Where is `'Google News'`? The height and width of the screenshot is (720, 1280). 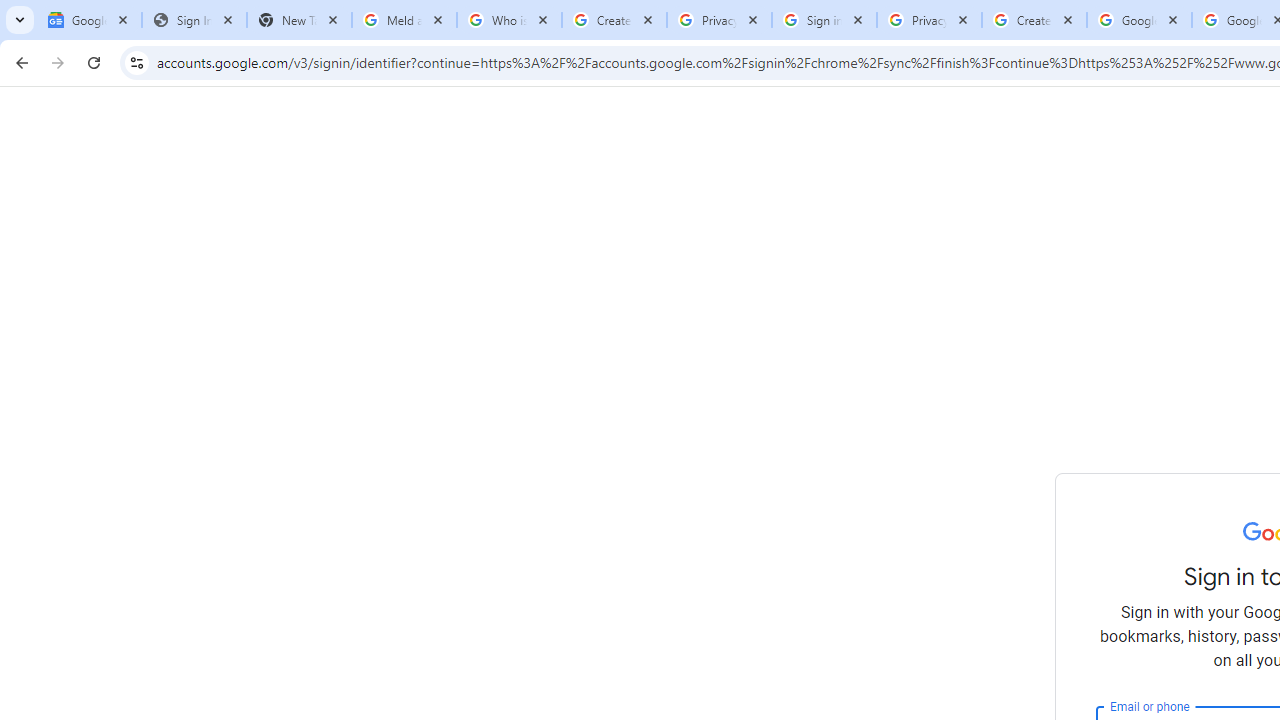 'Google News' is located at coordinates (88, 20).